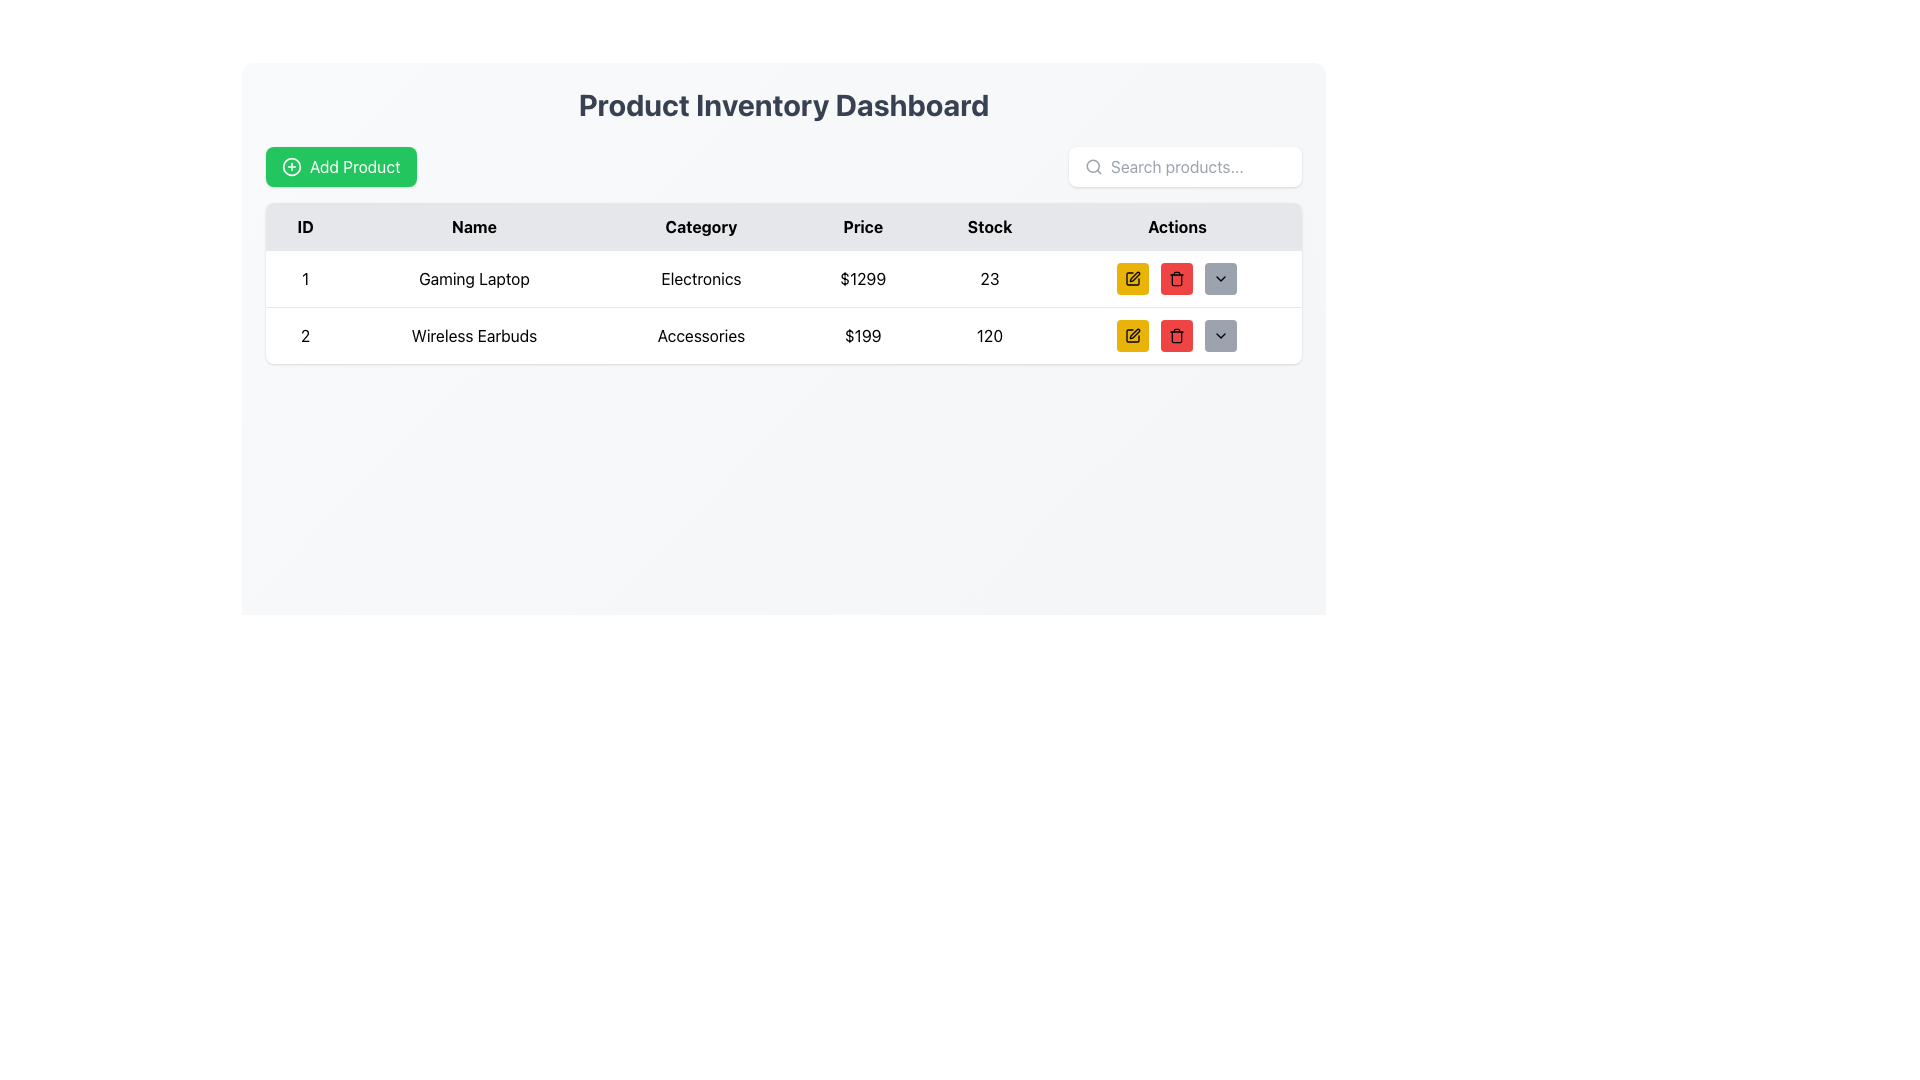  Describe the element at coordinates (782, 278) in the screenshot. I see `stock count ('23') and price ('$1299') values in the first row of the product table for 'Gaming Laptop'` at that location.